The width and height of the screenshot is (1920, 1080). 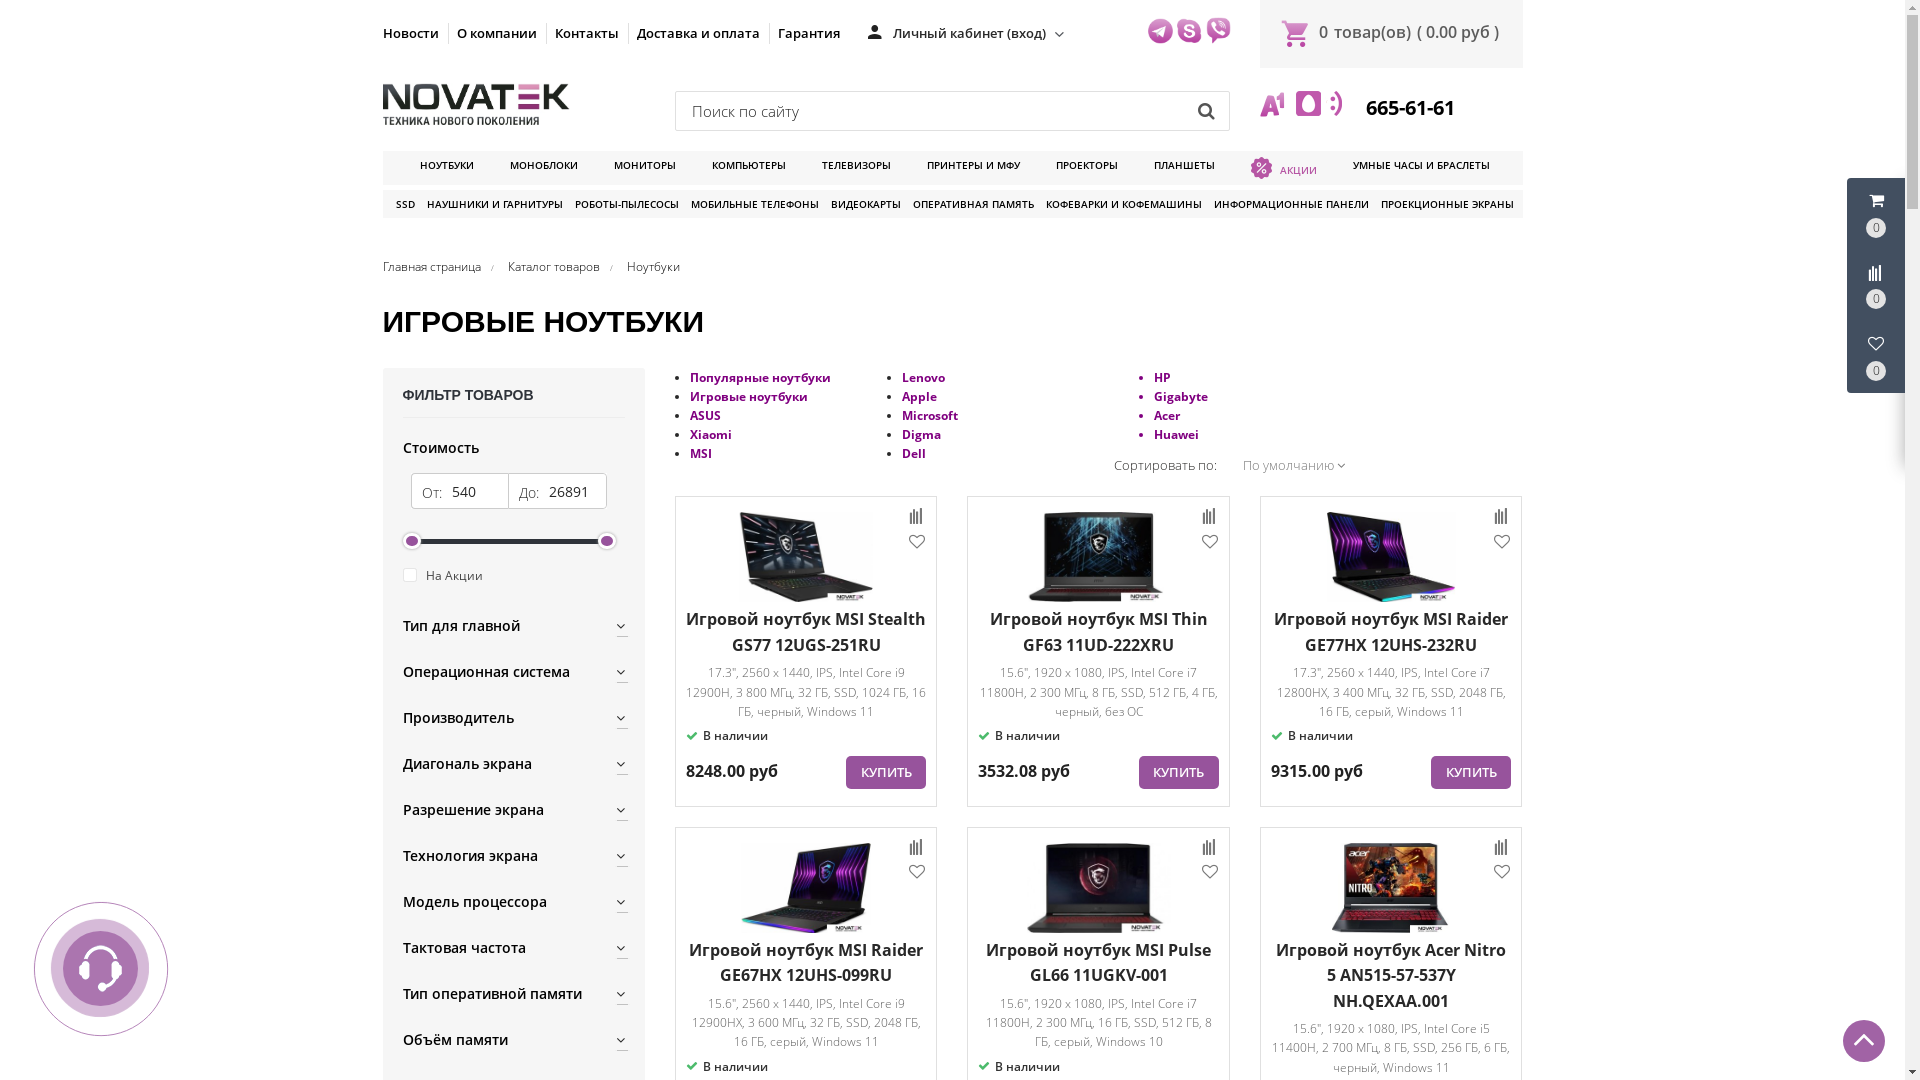 I want to click on 'Xiaomi', so click(x=690, y=433).